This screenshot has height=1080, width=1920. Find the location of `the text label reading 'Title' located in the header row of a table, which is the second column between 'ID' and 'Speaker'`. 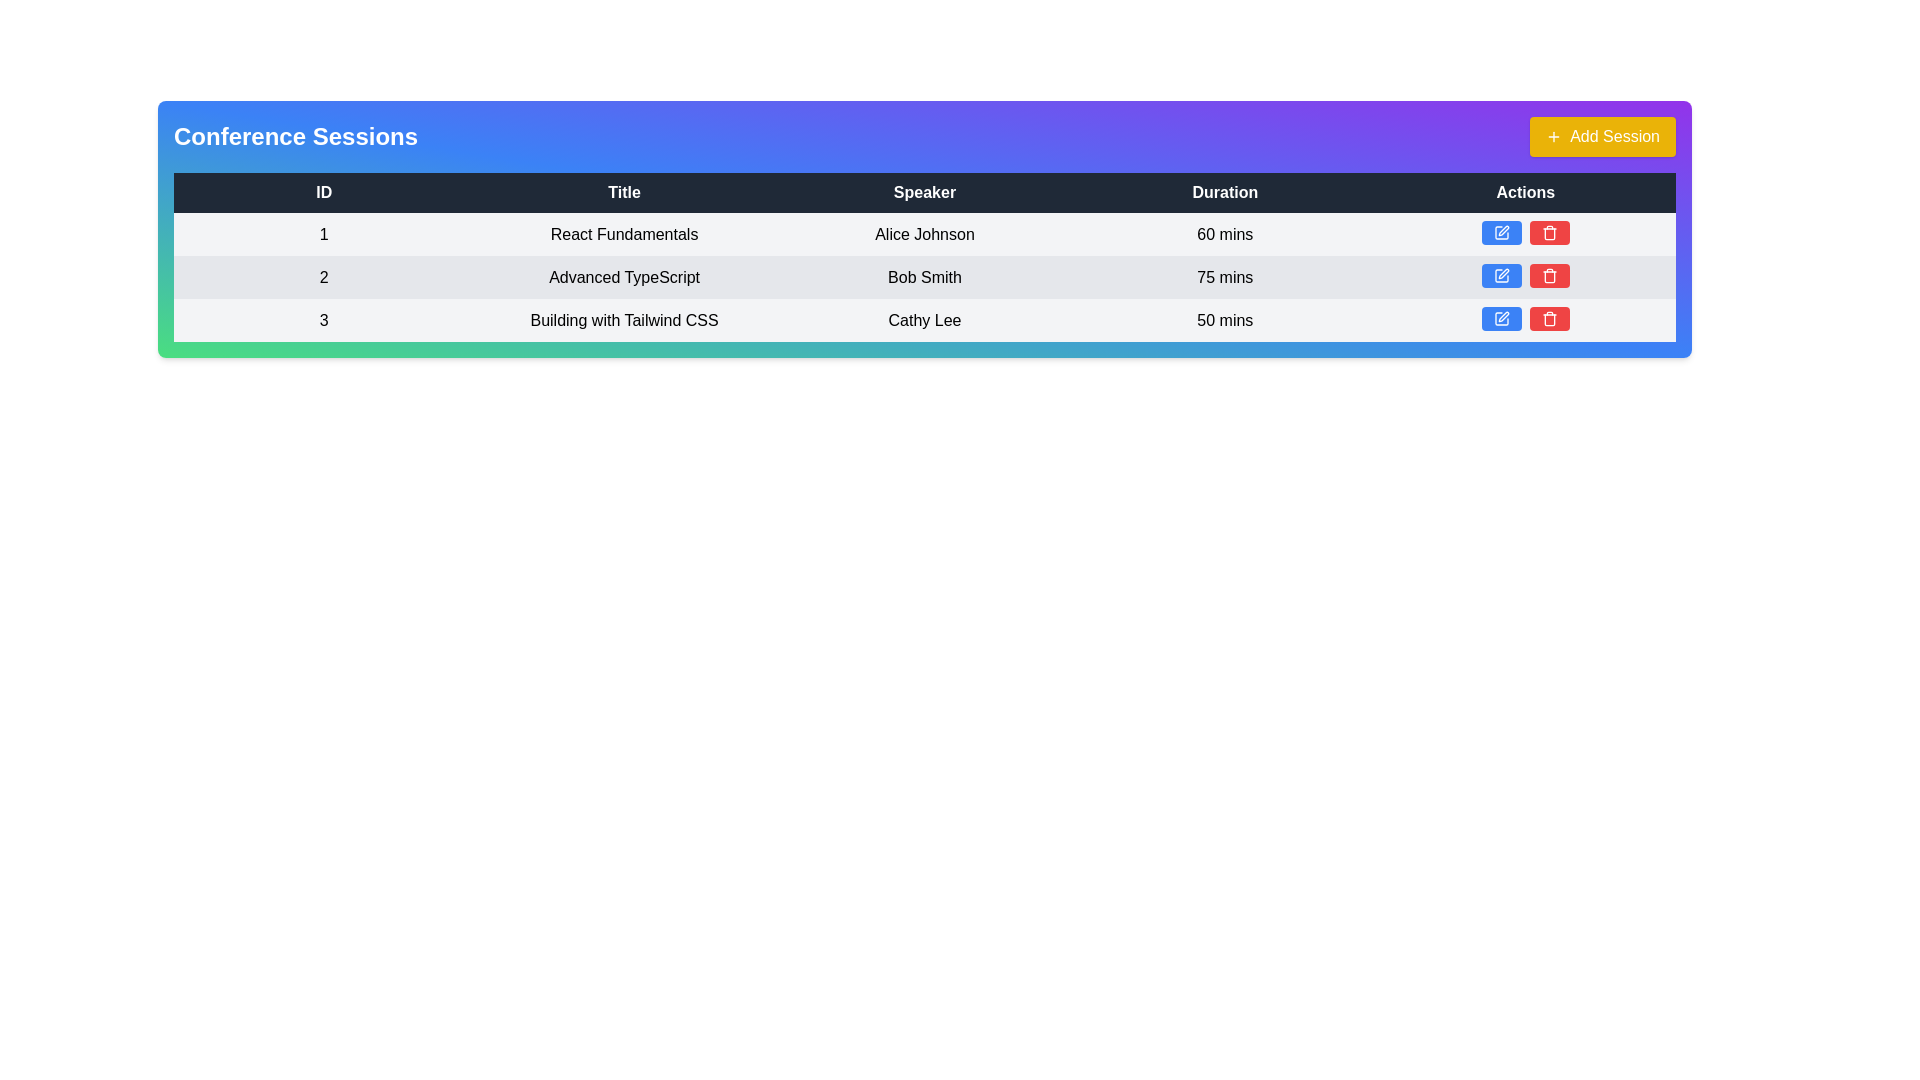

the text label reading 'Title' located in the header row of a table, which is the second column between 'ID' and 'Speaker' is located at coordinates (623, 192).